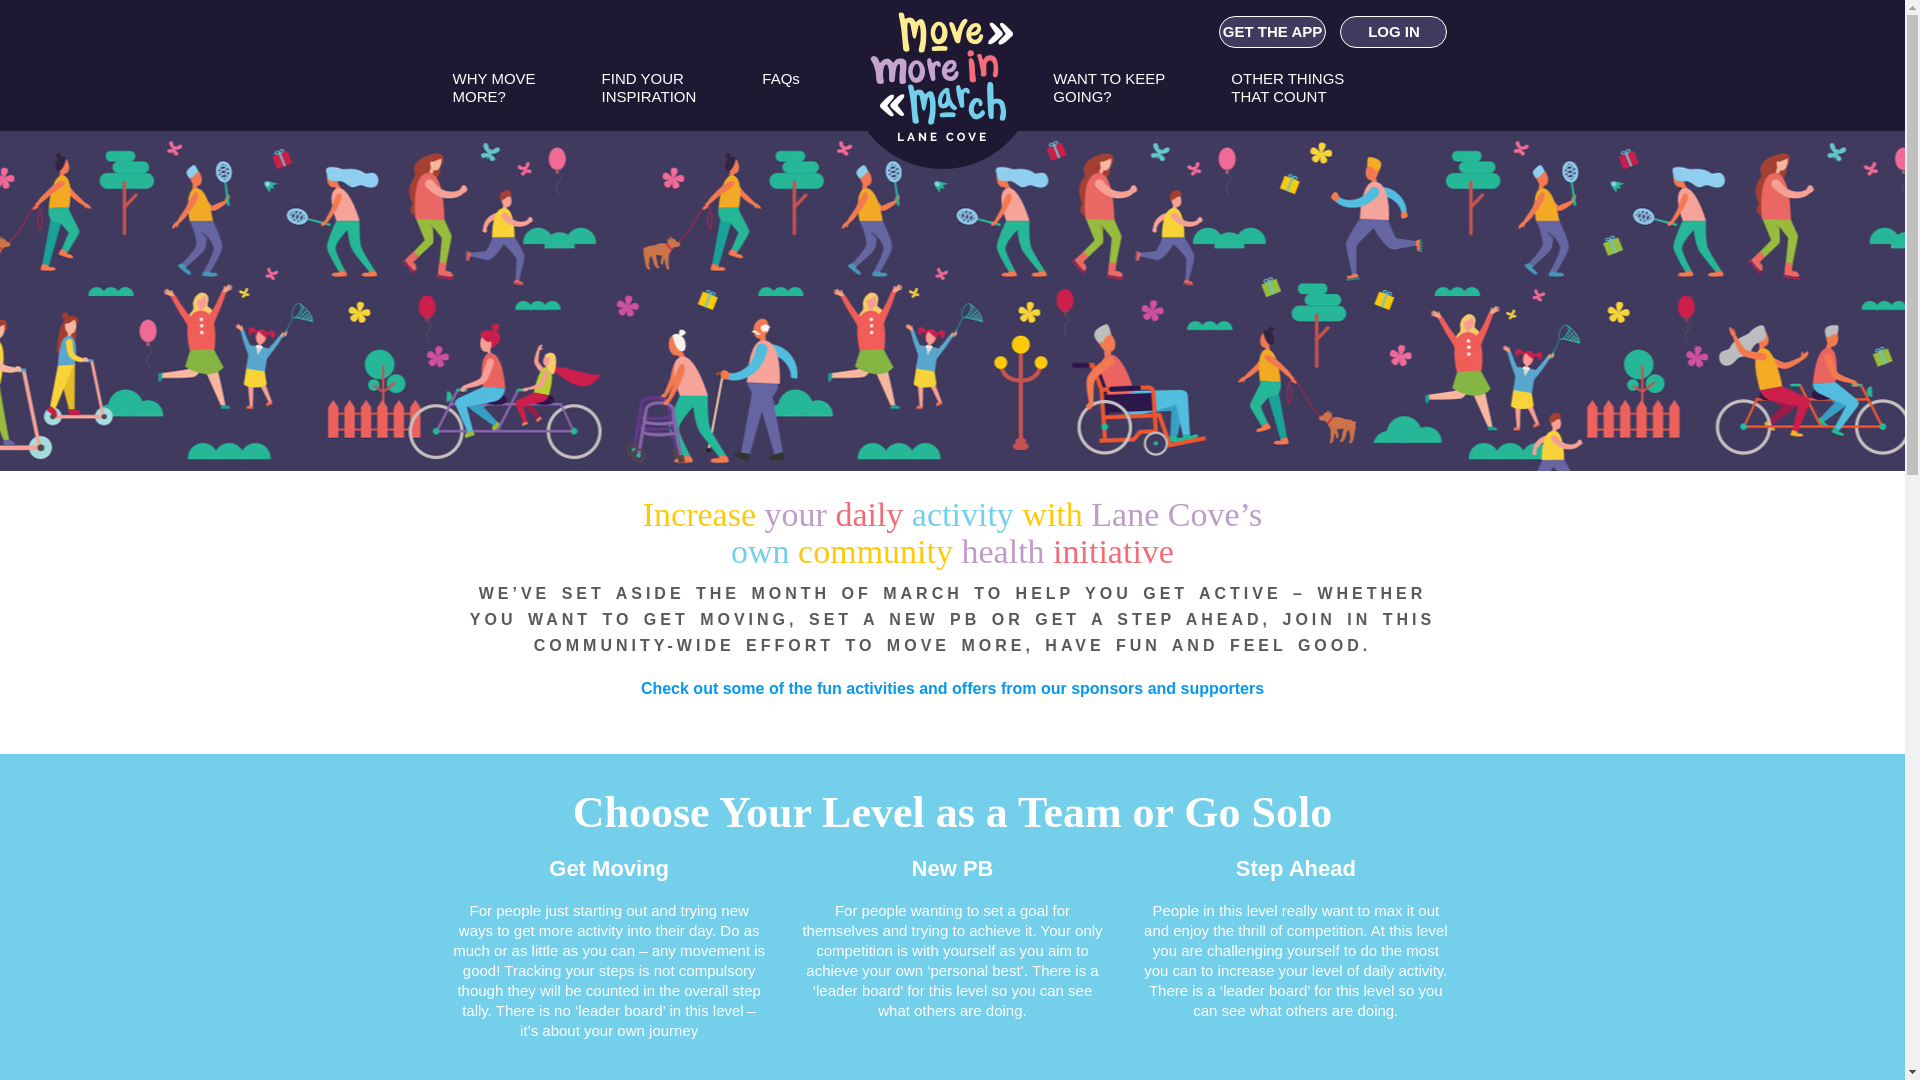 This screenshot has height=1080, width=1920. Describe the element at coordinates (780, 96) in the screenshot. I see `'FAQs'` at that location.